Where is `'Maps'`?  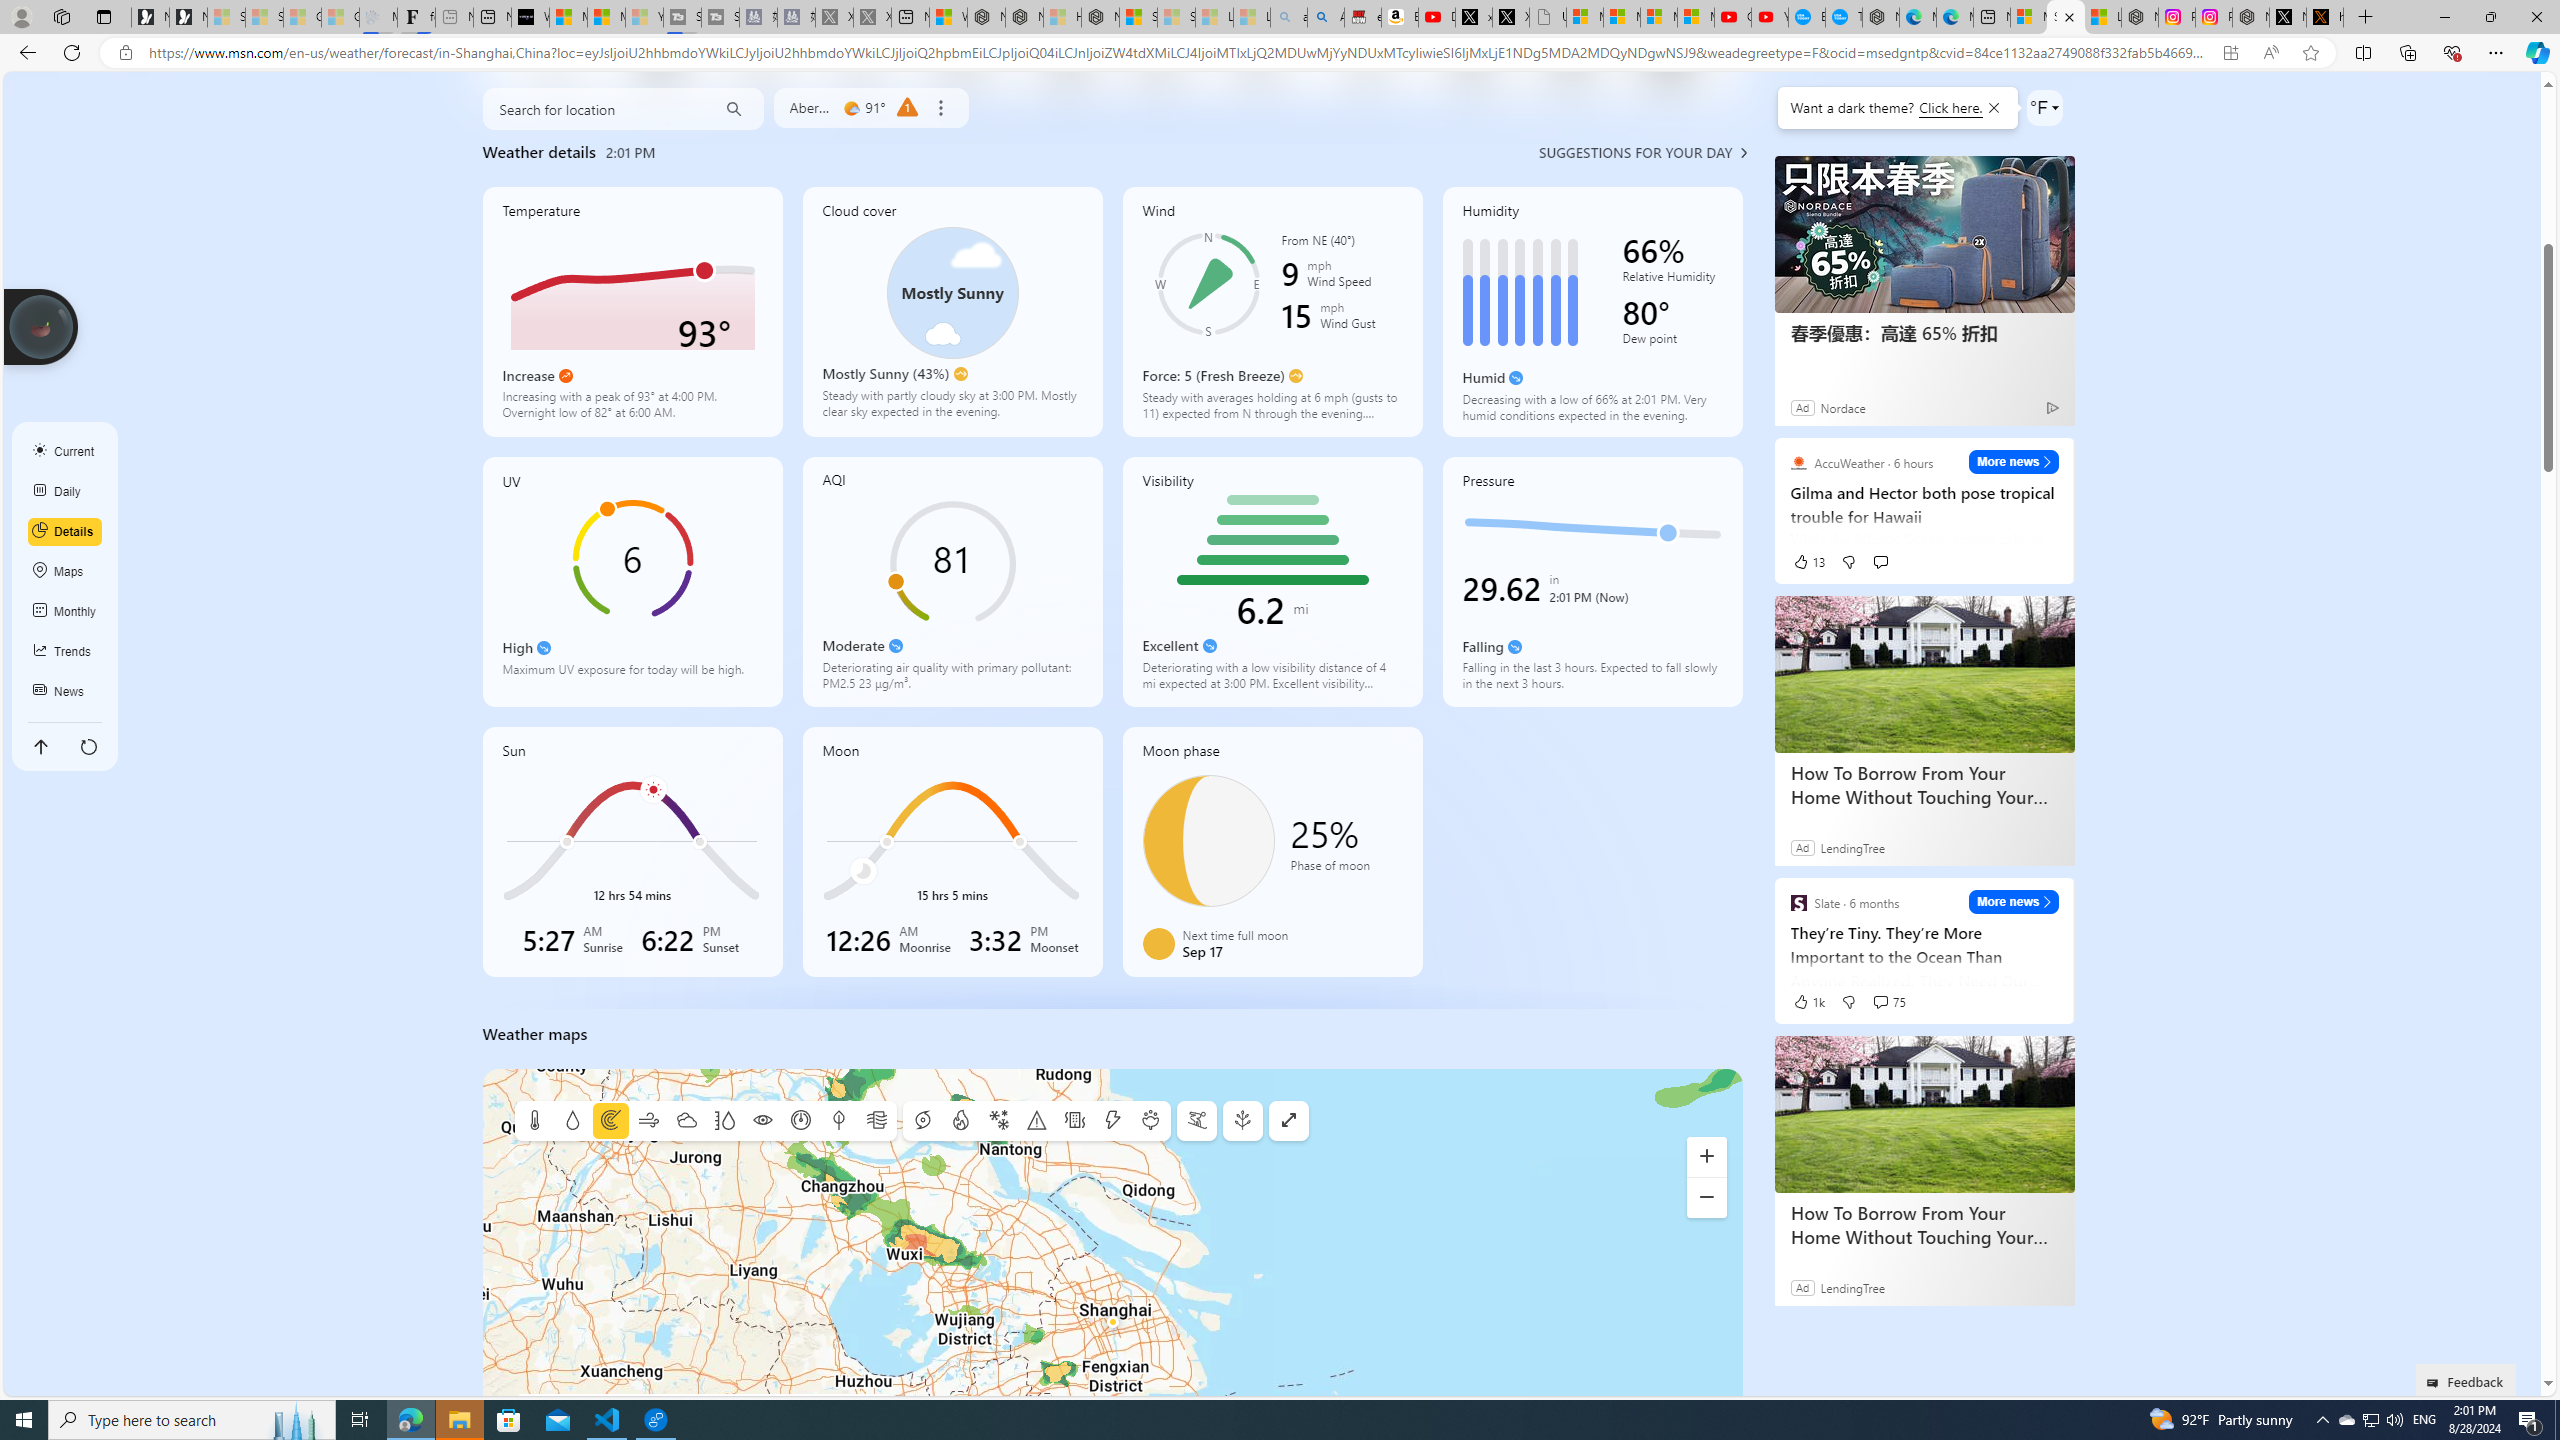
'Maps' is located at coordinates (65, 571).